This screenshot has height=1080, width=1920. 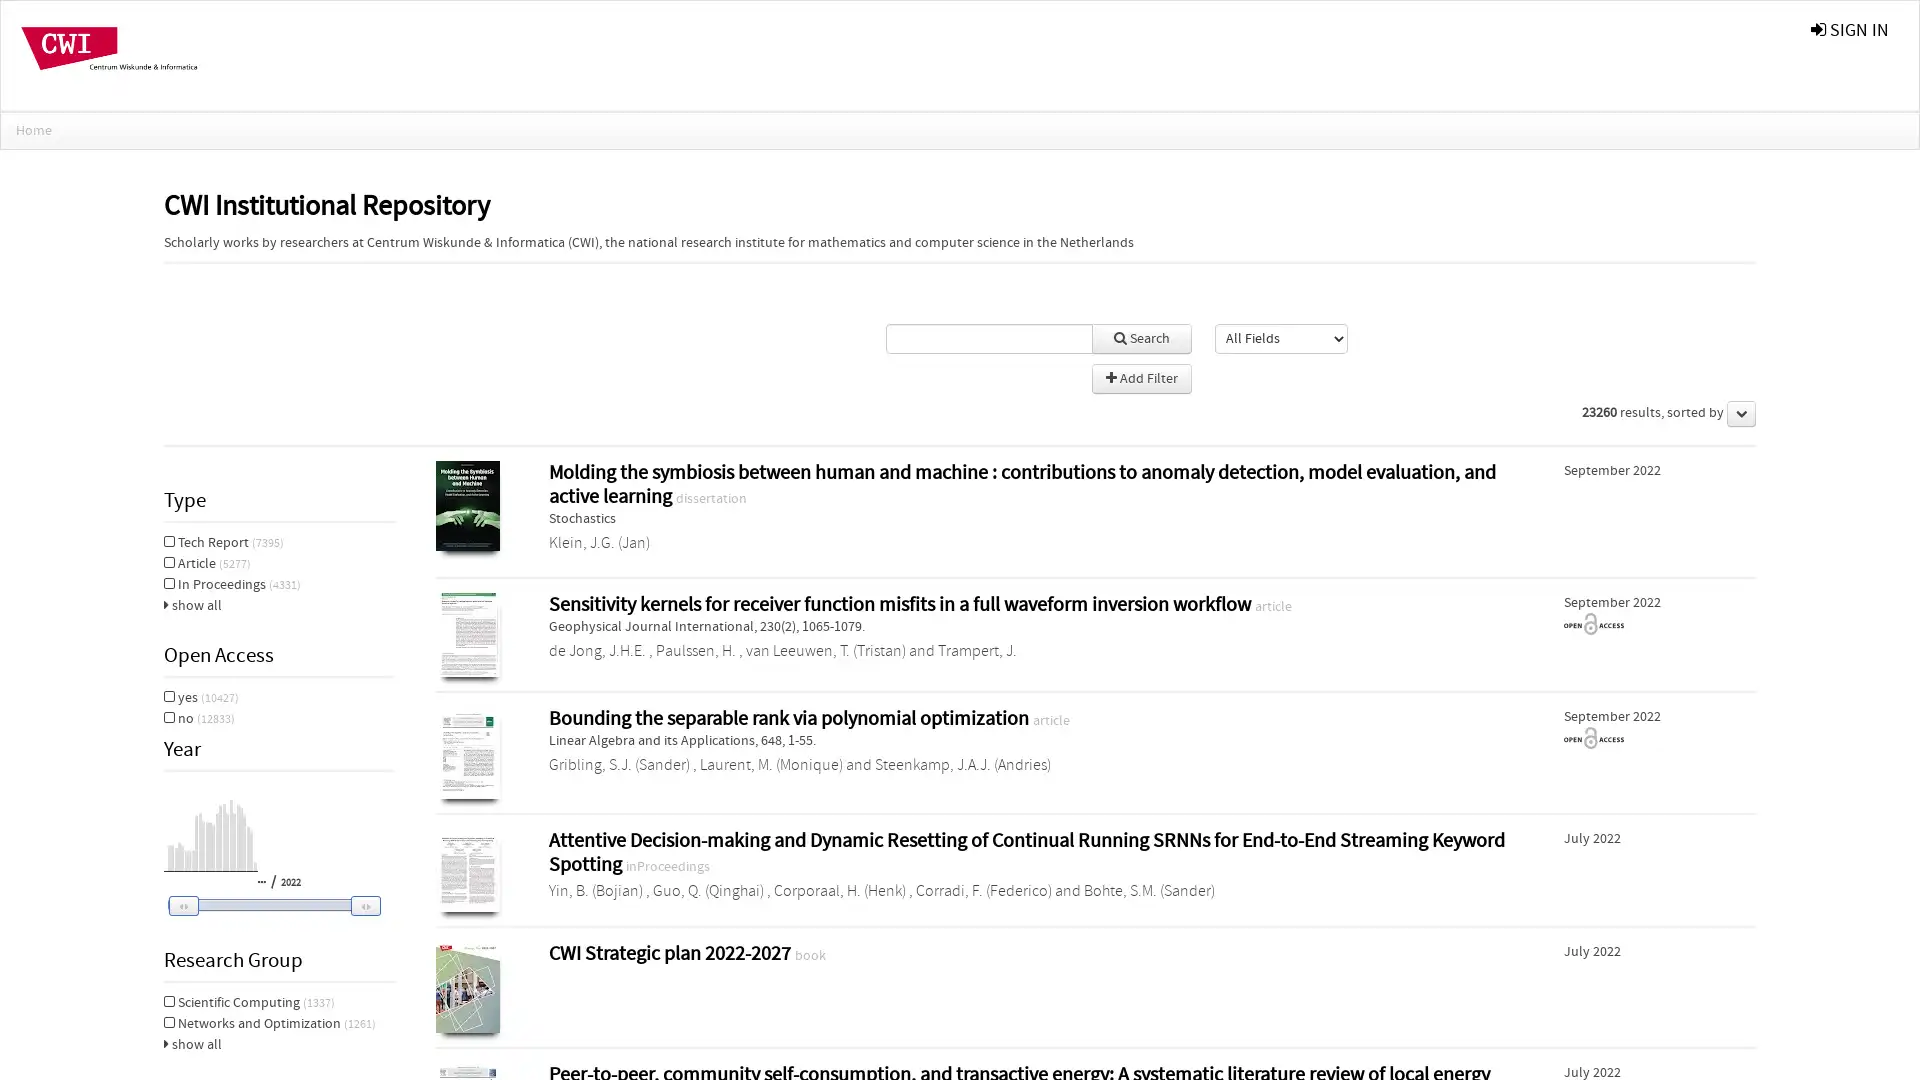 I want to click on Search, so click(x=1141, y=338).